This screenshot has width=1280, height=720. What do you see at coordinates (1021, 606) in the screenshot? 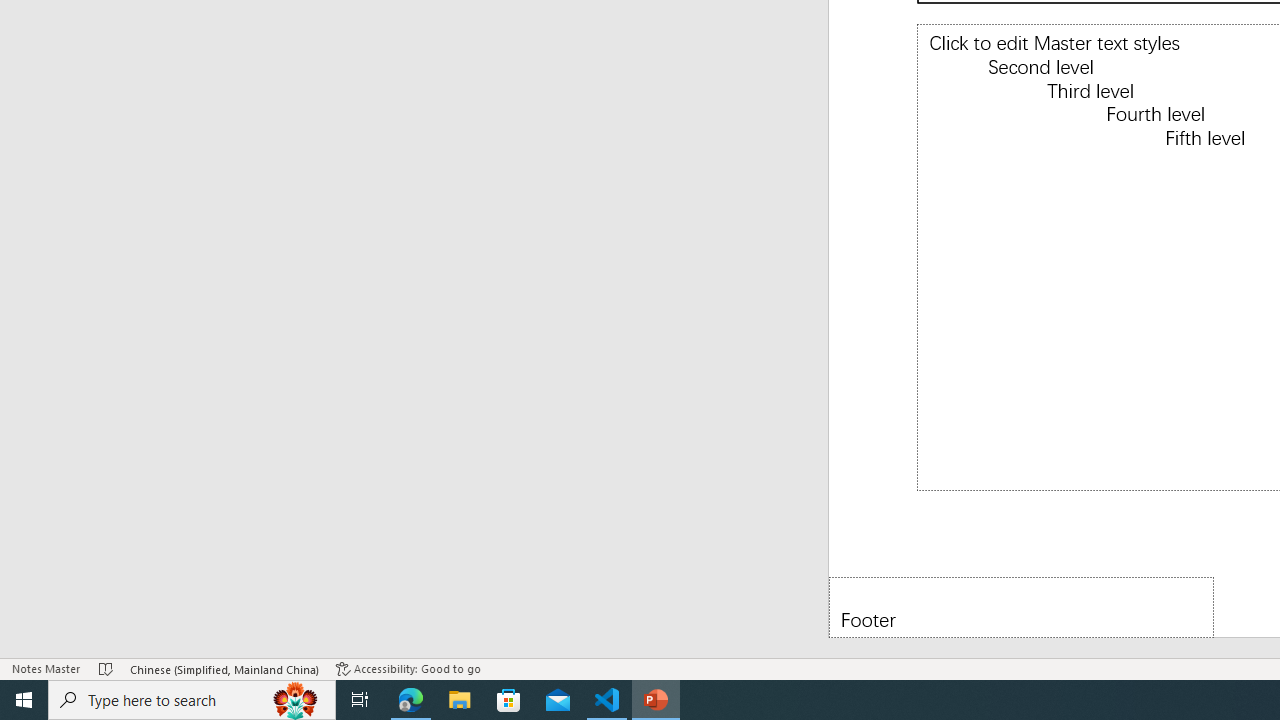
I see `'Footer'` at bounding box center [1021, 606].